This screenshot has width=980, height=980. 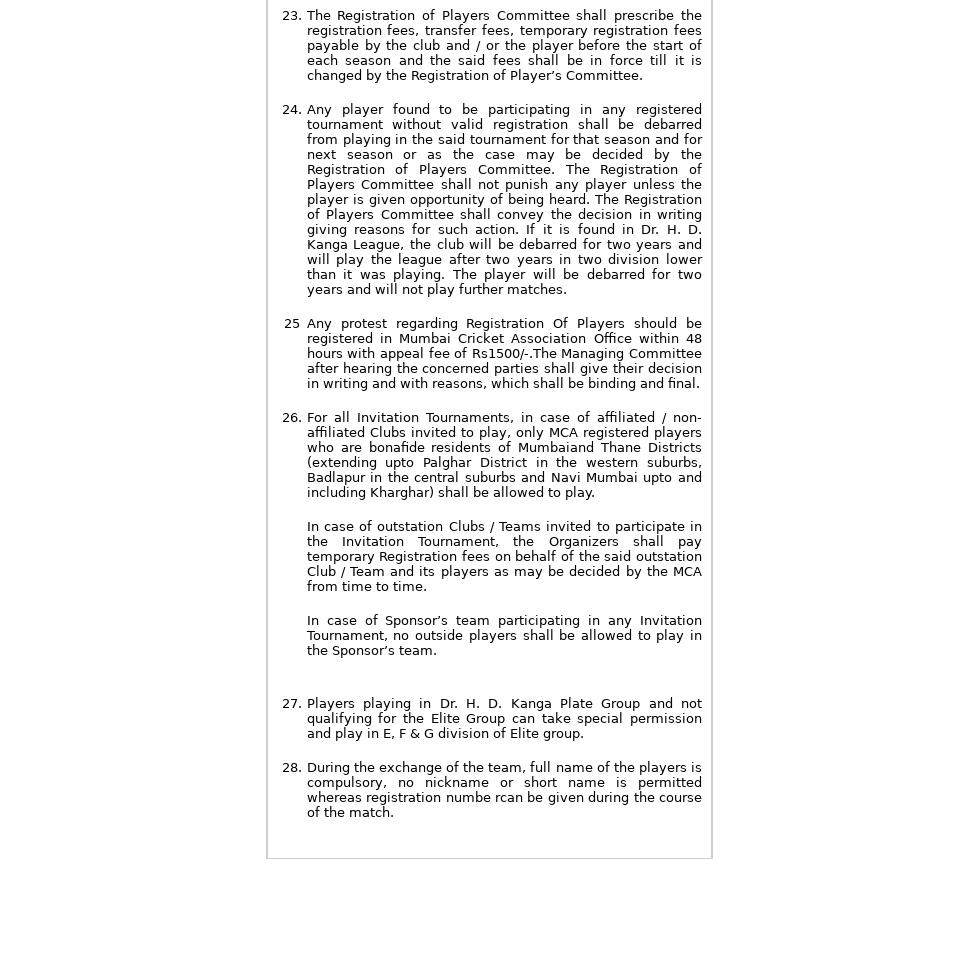 What do you see at coordinates (290, 323) in the screenshot?
I see `'25'` at bounding box center [290, 323].